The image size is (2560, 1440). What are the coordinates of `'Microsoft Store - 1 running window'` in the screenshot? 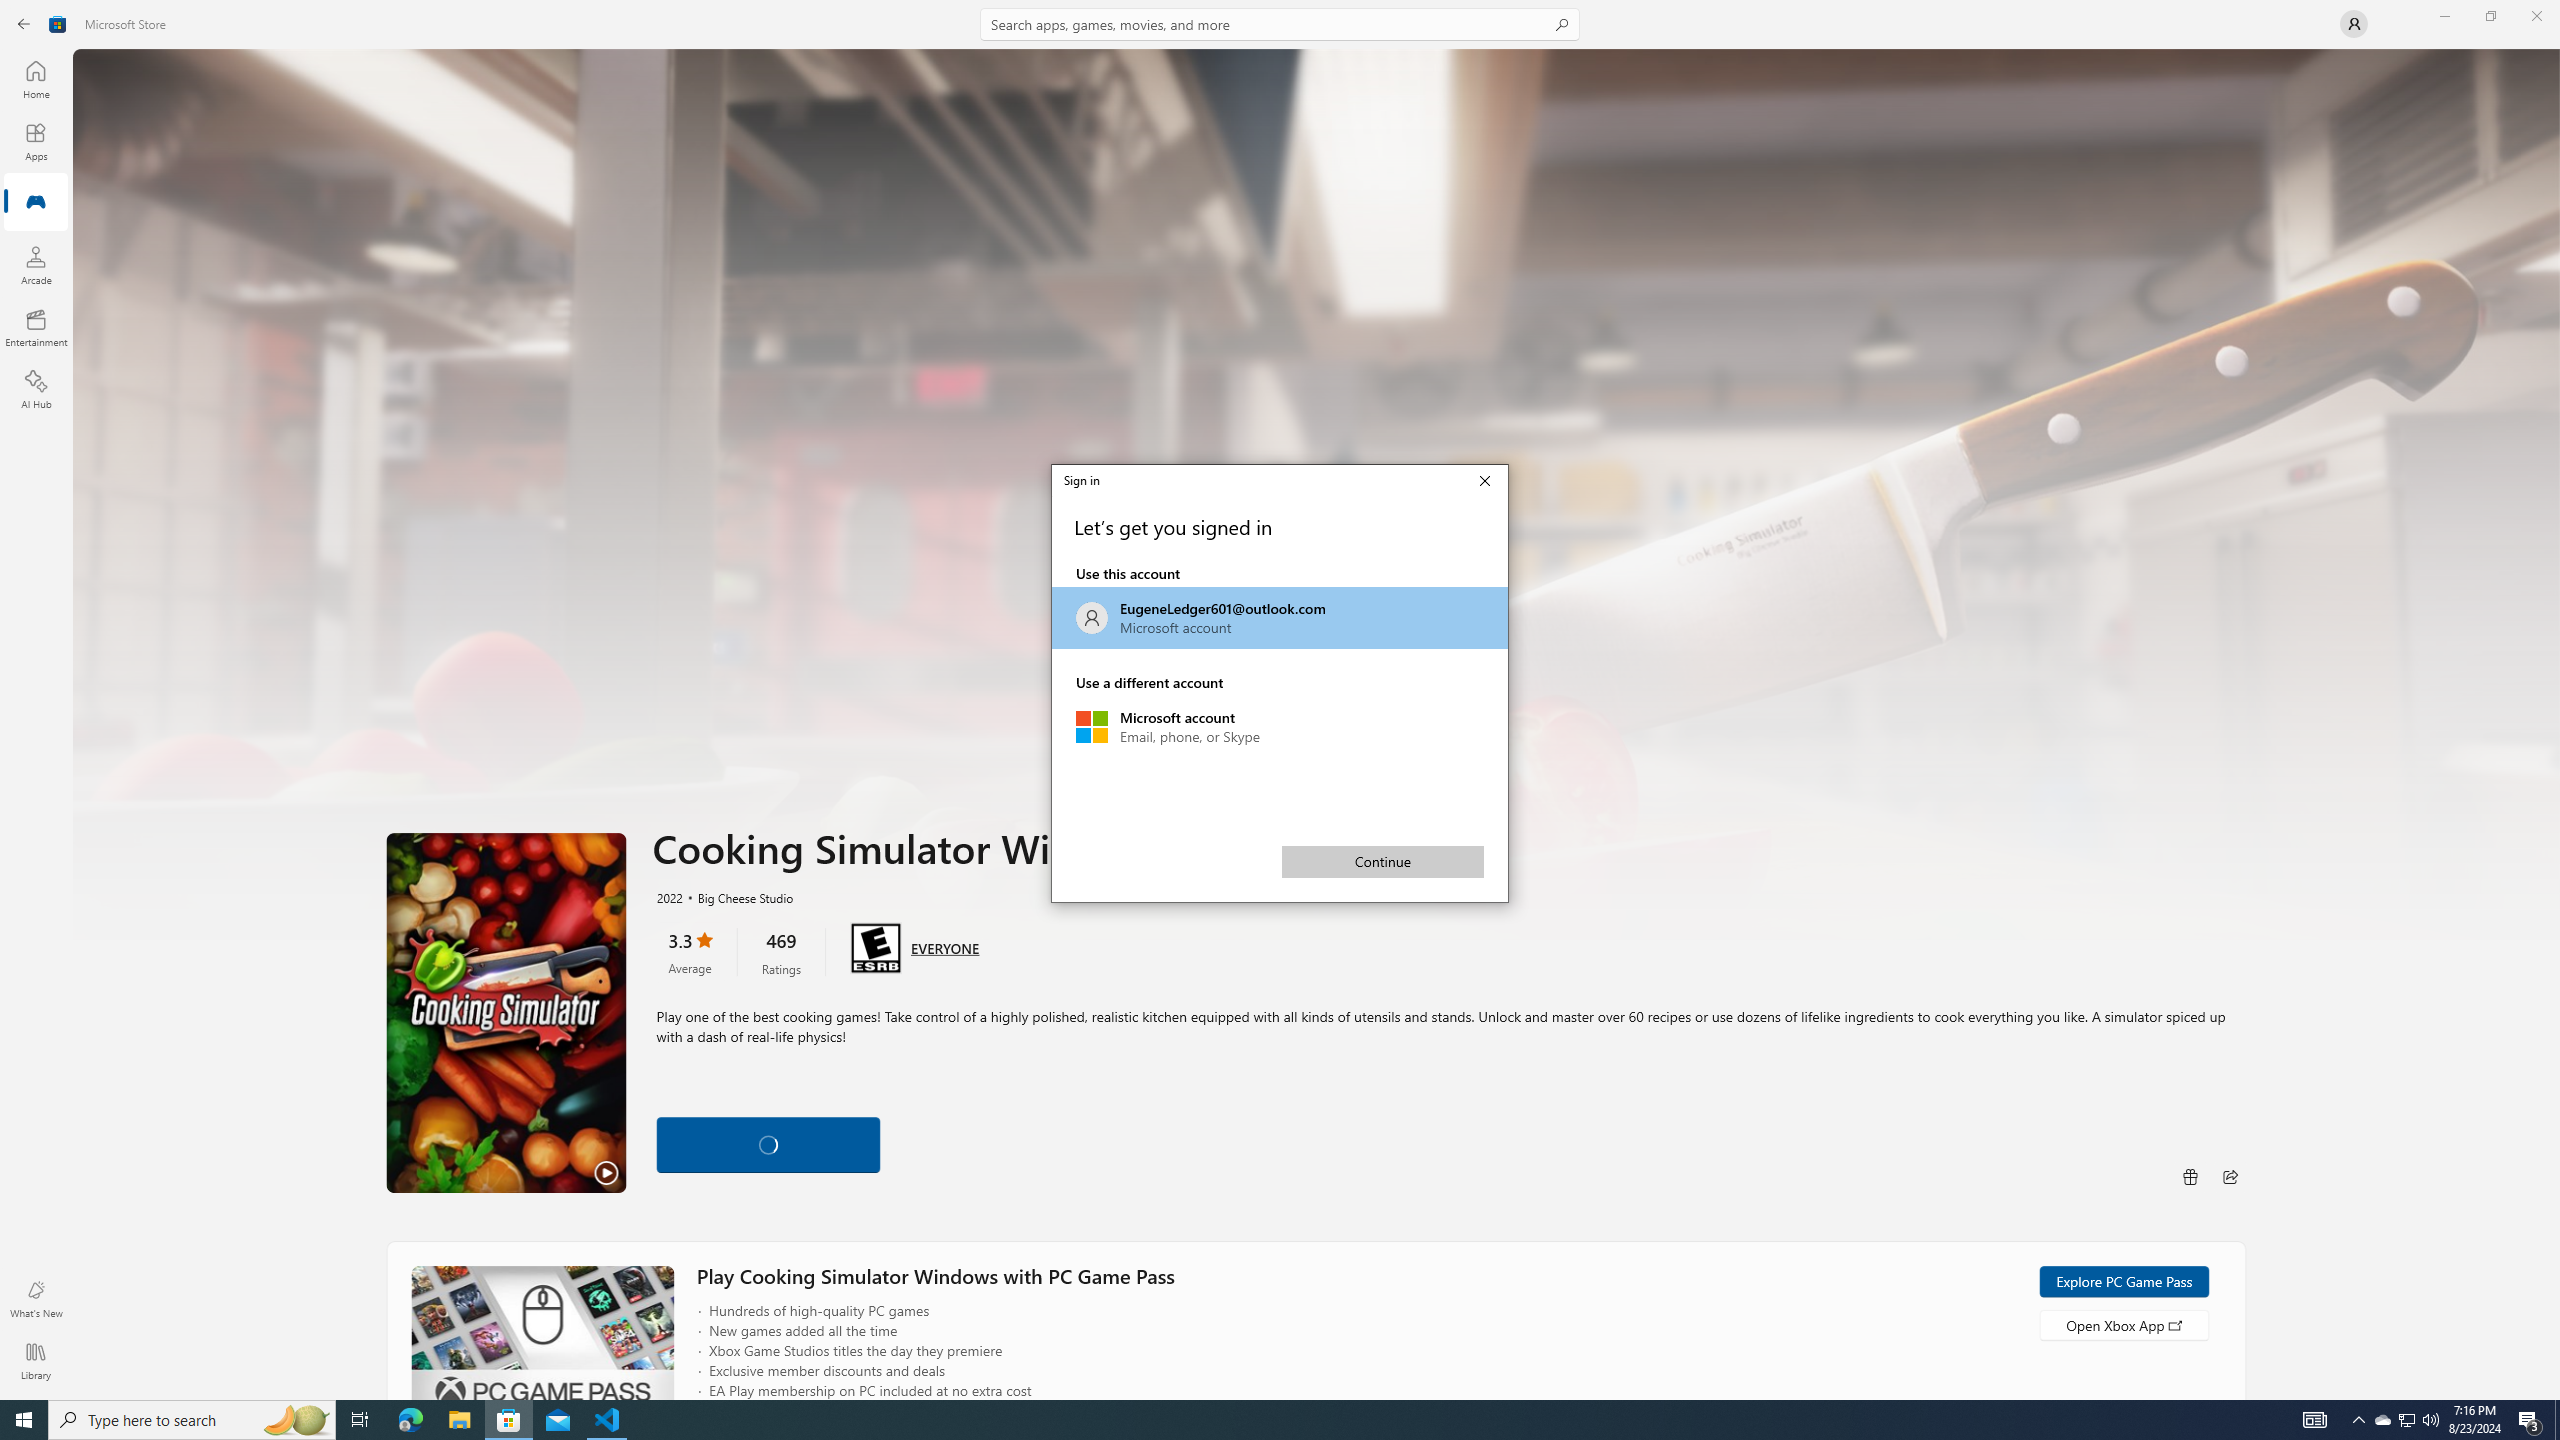 It's located at (509, 1418).